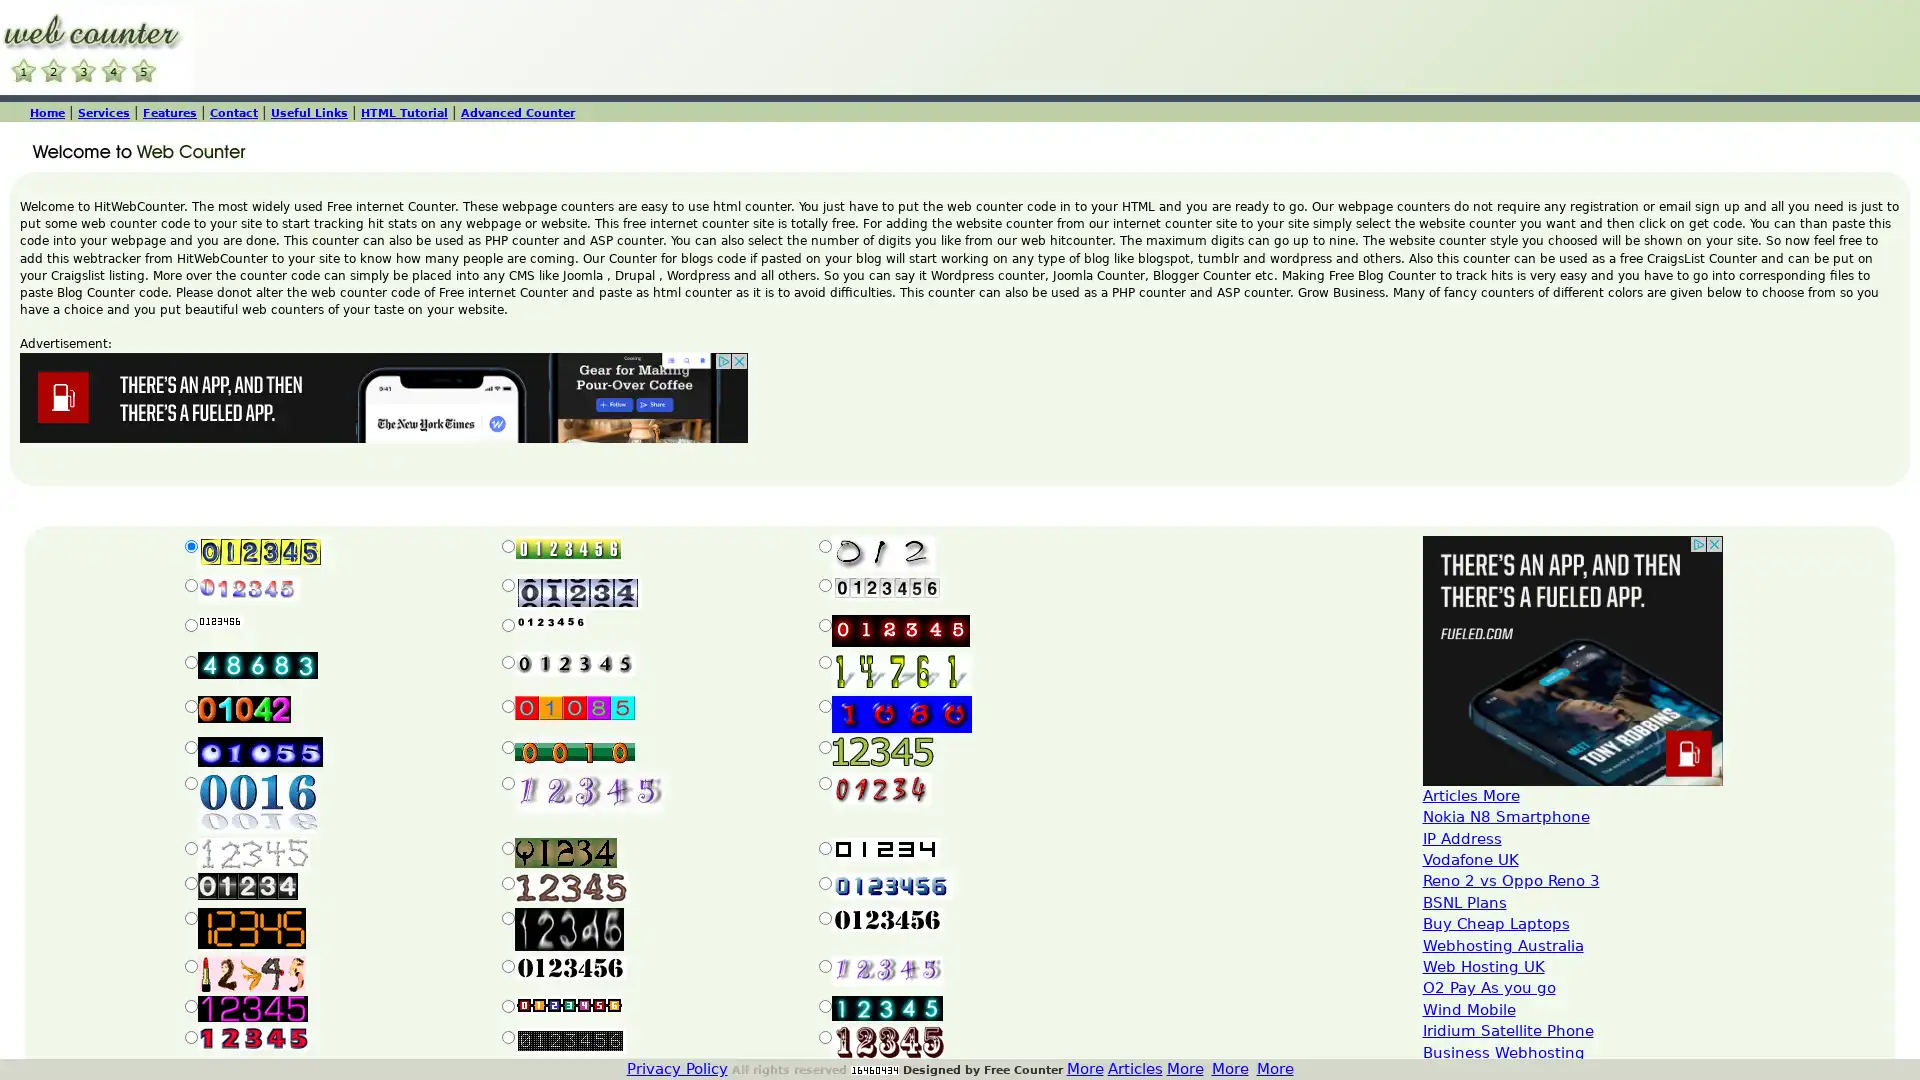 The image size is (1920, 1080). Describe the element at coordinates (569, 1039) in the screenshot. I see `Submit` at that location.